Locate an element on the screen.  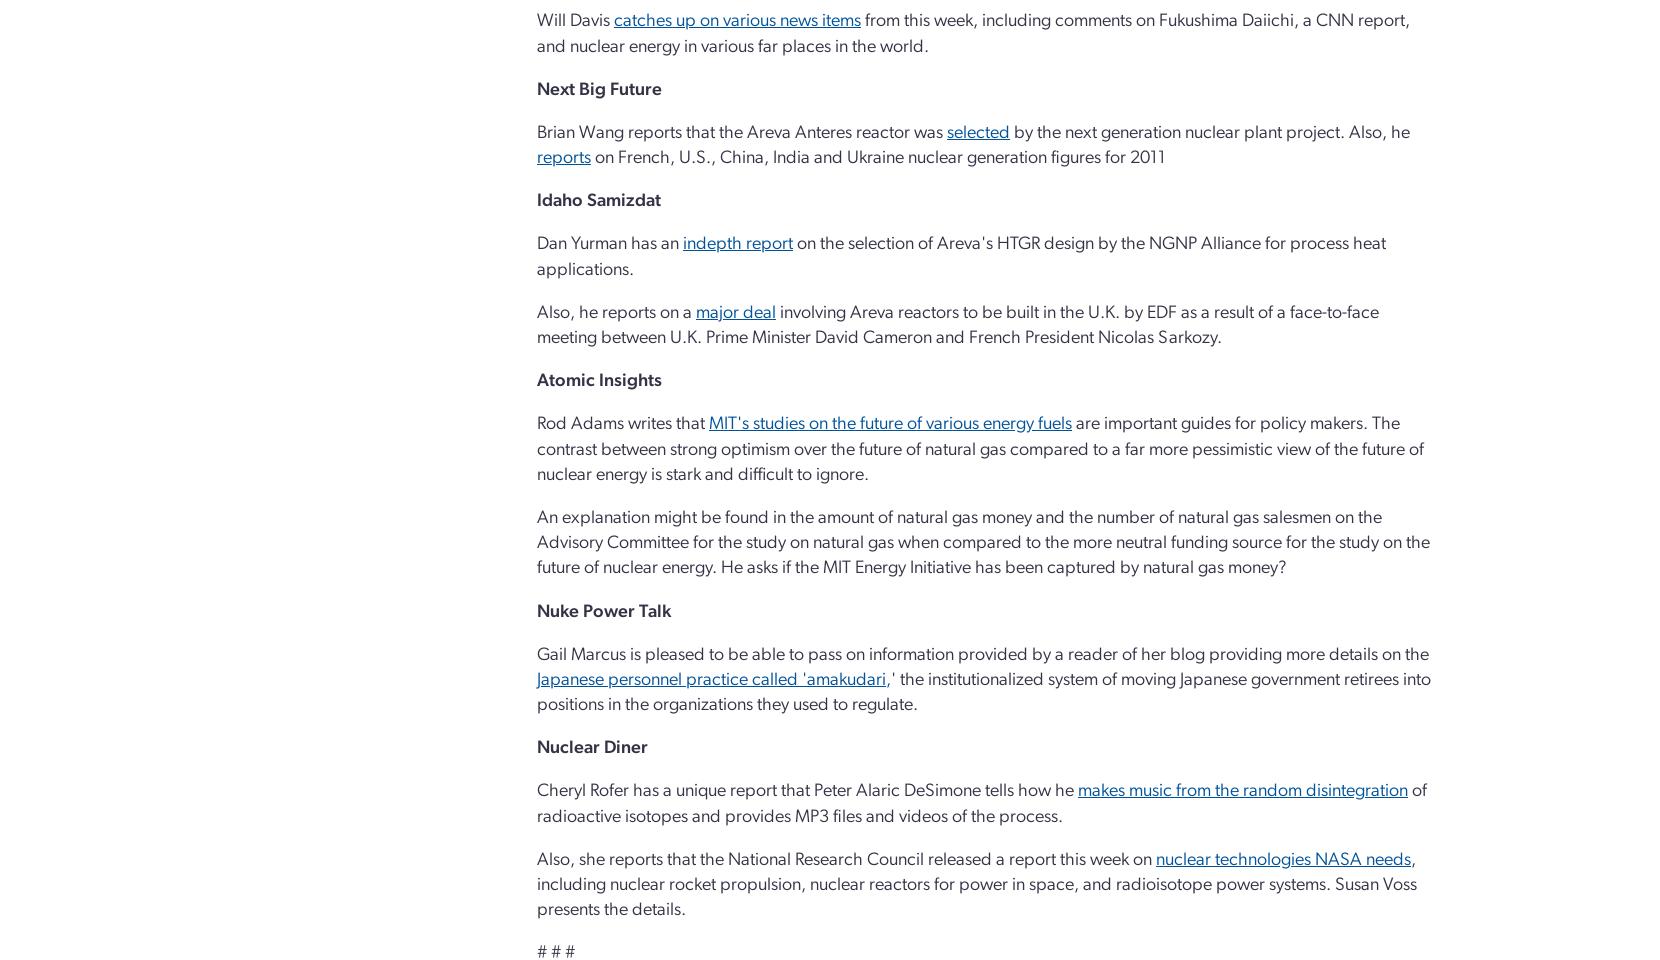
'indepth report' is located at coordinates (738, 243).